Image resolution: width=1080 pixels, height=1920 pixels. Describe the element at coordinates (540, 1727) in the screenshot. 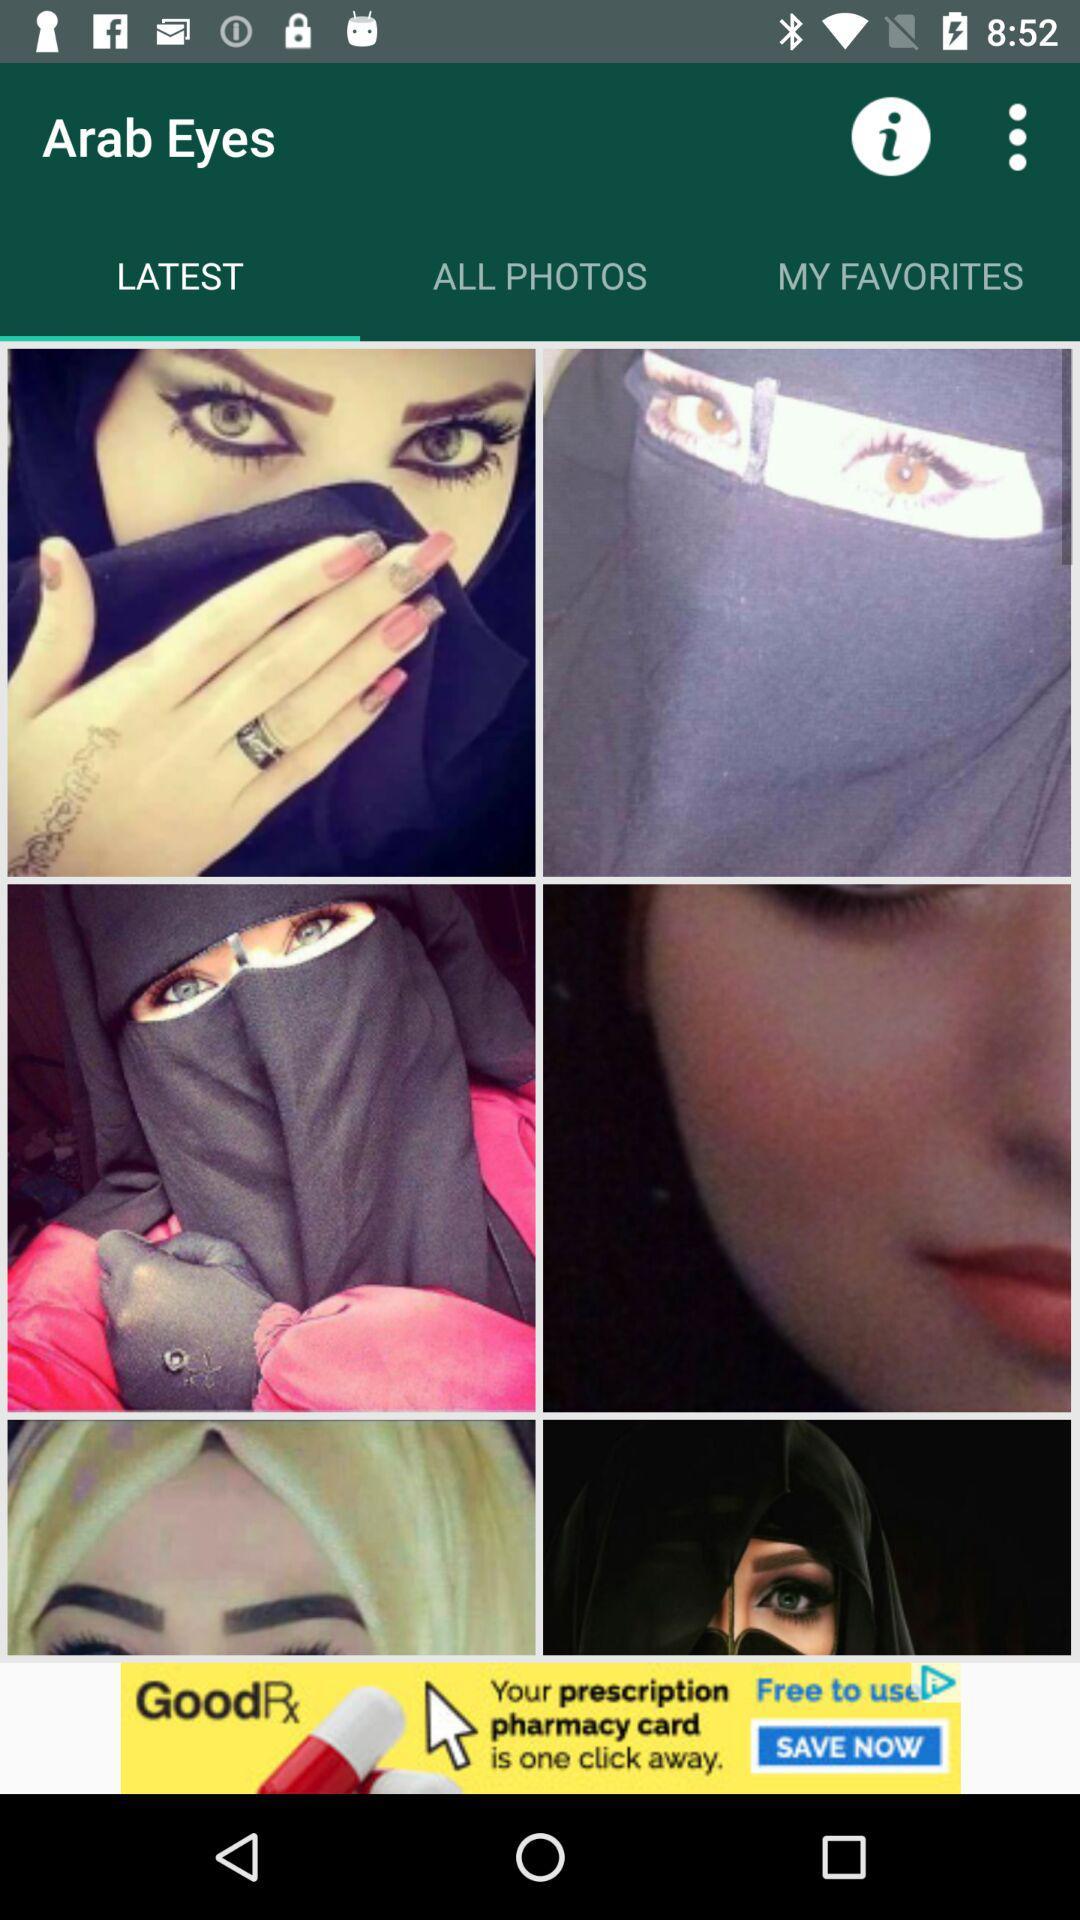

I see `open the advertisements` at that location.